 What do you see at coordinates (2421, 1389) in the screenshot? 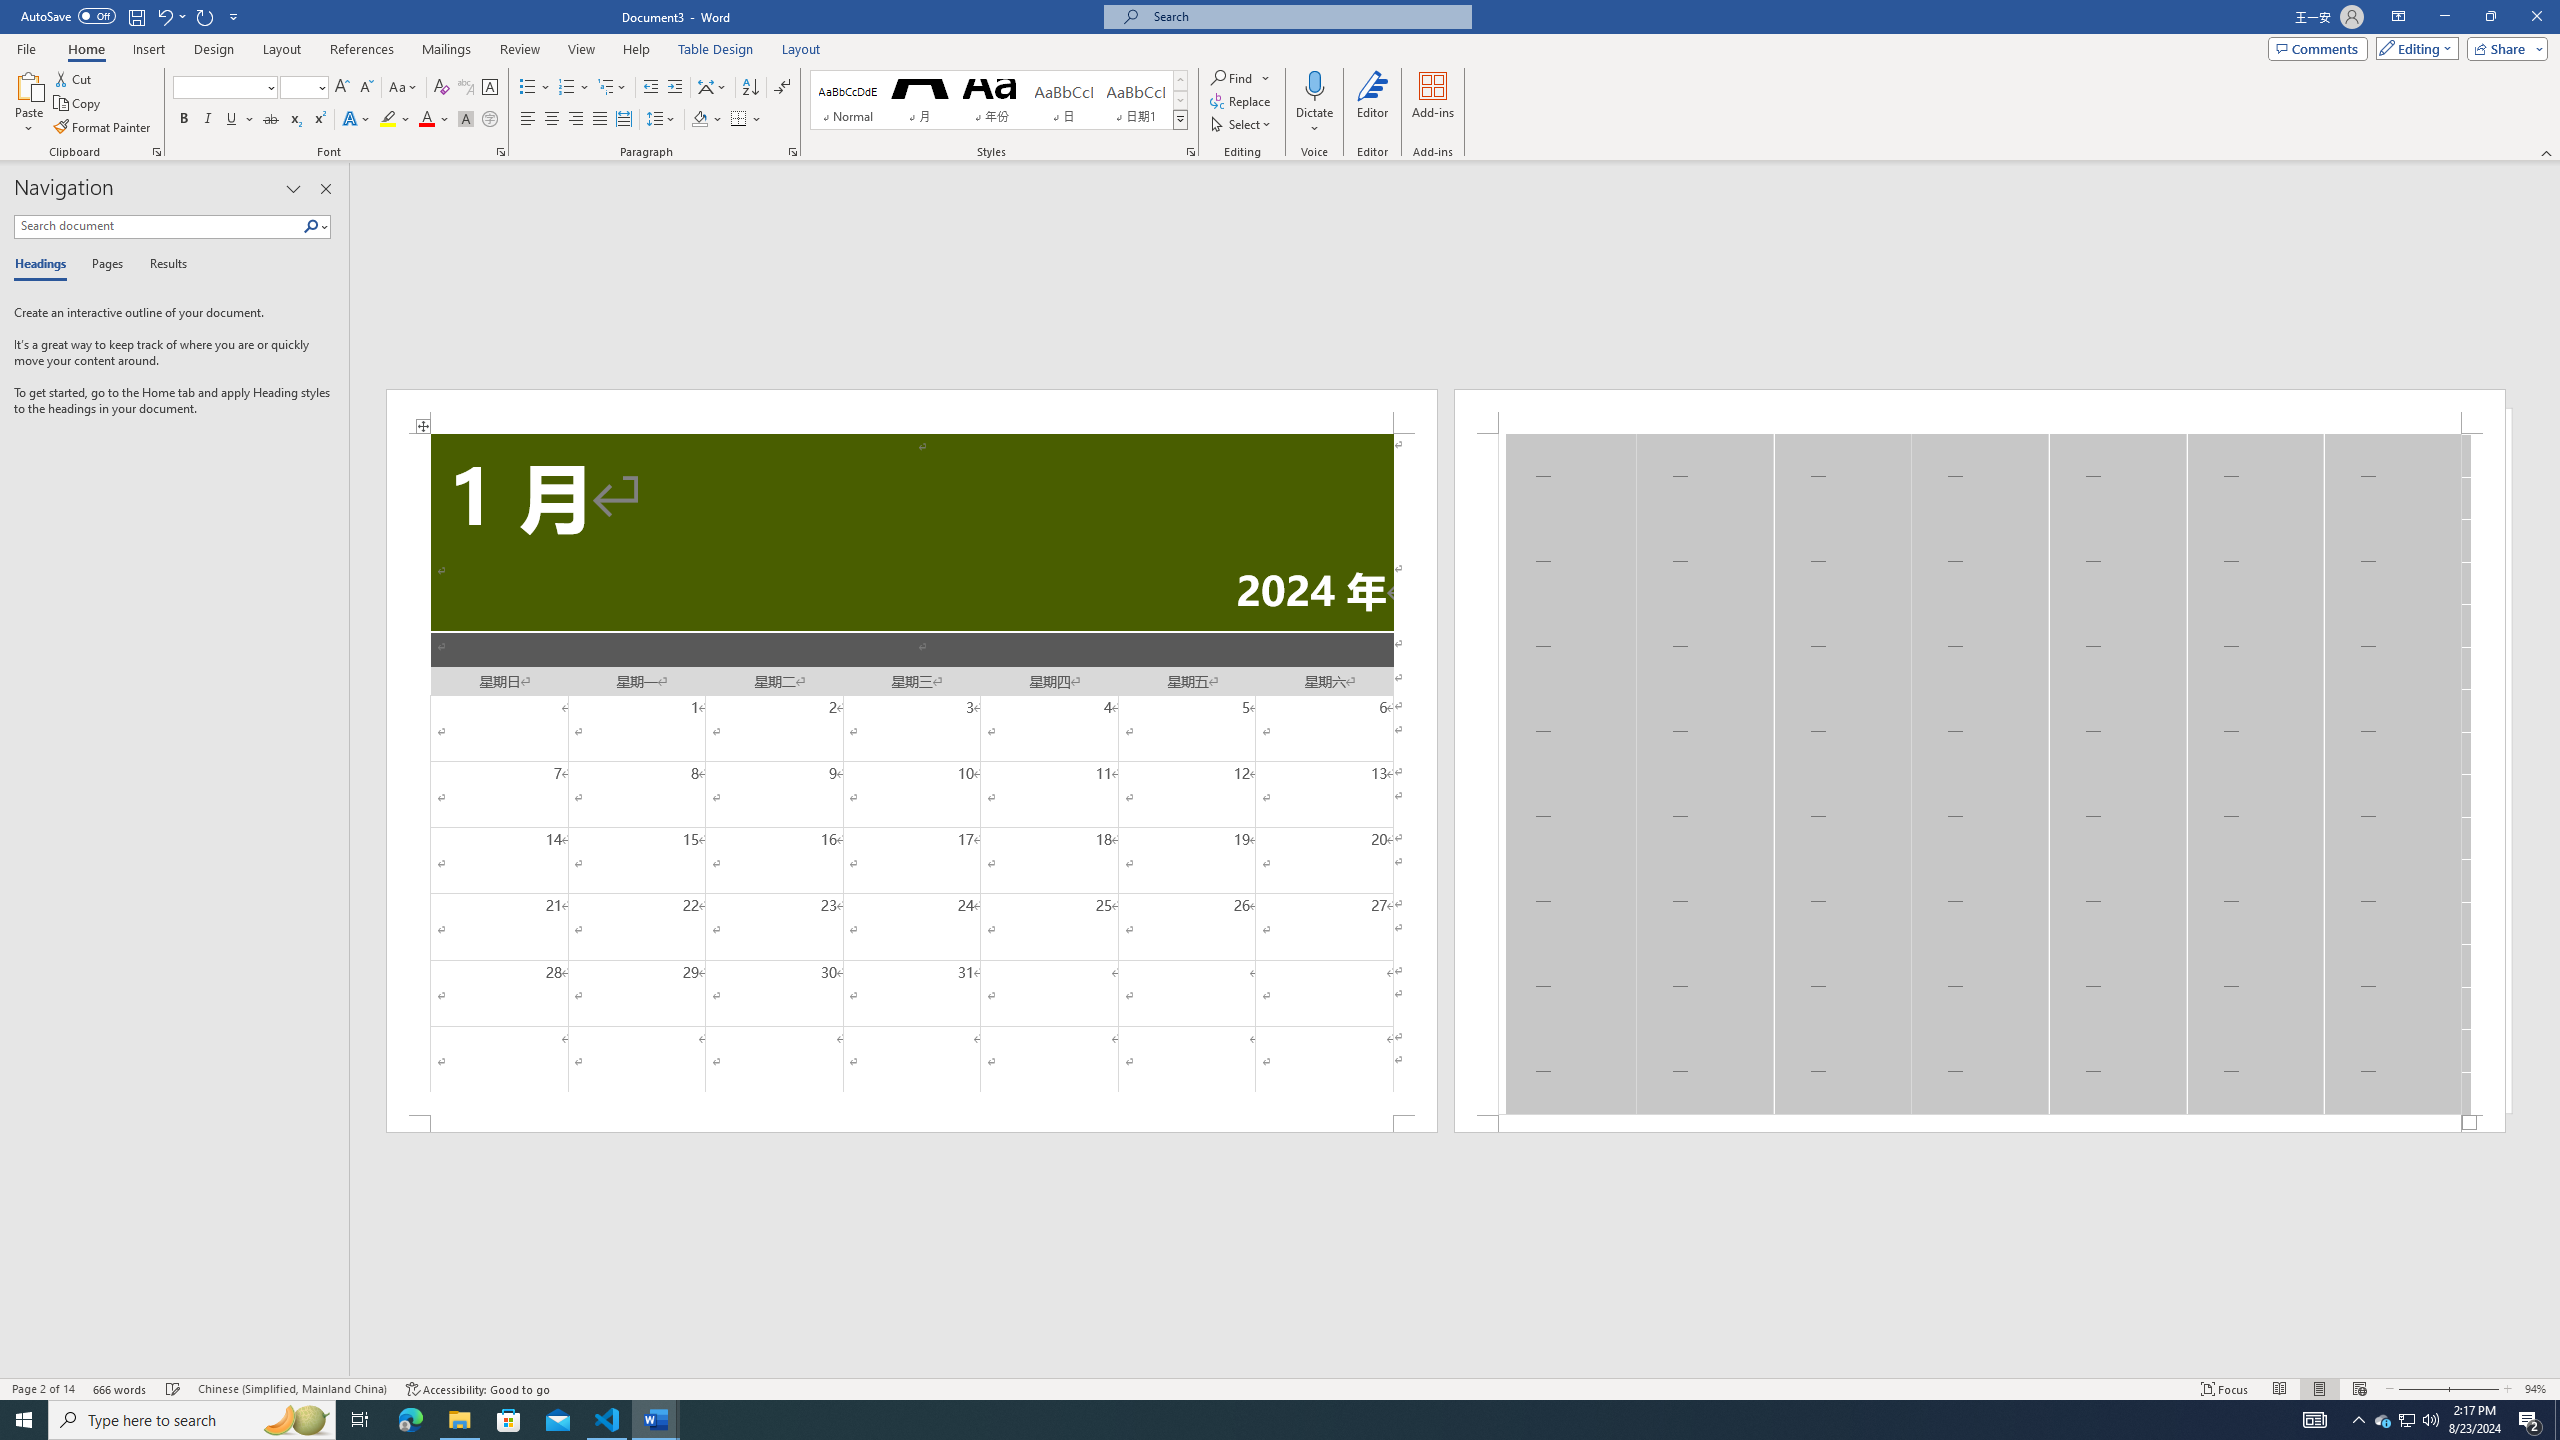
I see `'Zoom Out'` at bounding box center [2421, 1389].